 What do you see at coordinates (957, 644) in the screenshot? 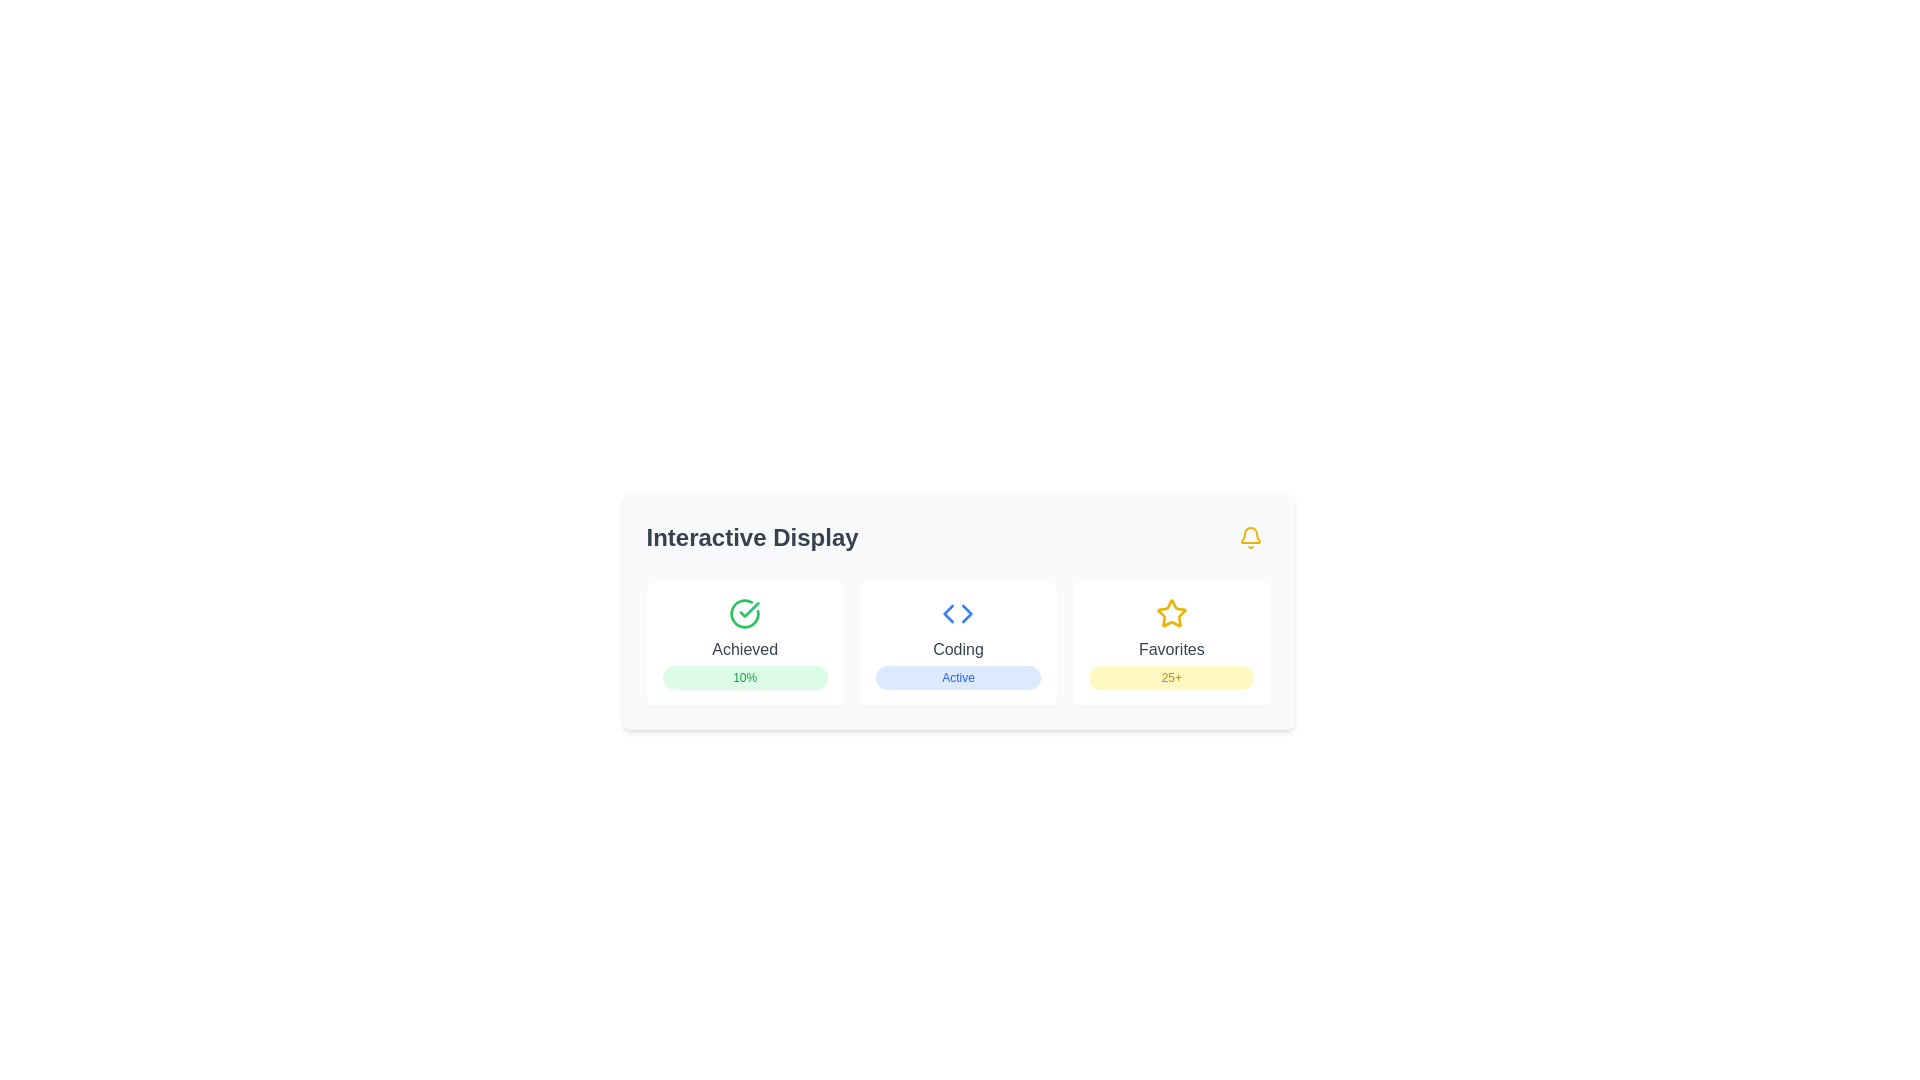
I see `displayed information from the Informational card block labeled 'Coding' with an 'Active' status, which is centrally located in the card group between 'Achieved' and 'Favorites'` at bounding box center [957, 644].